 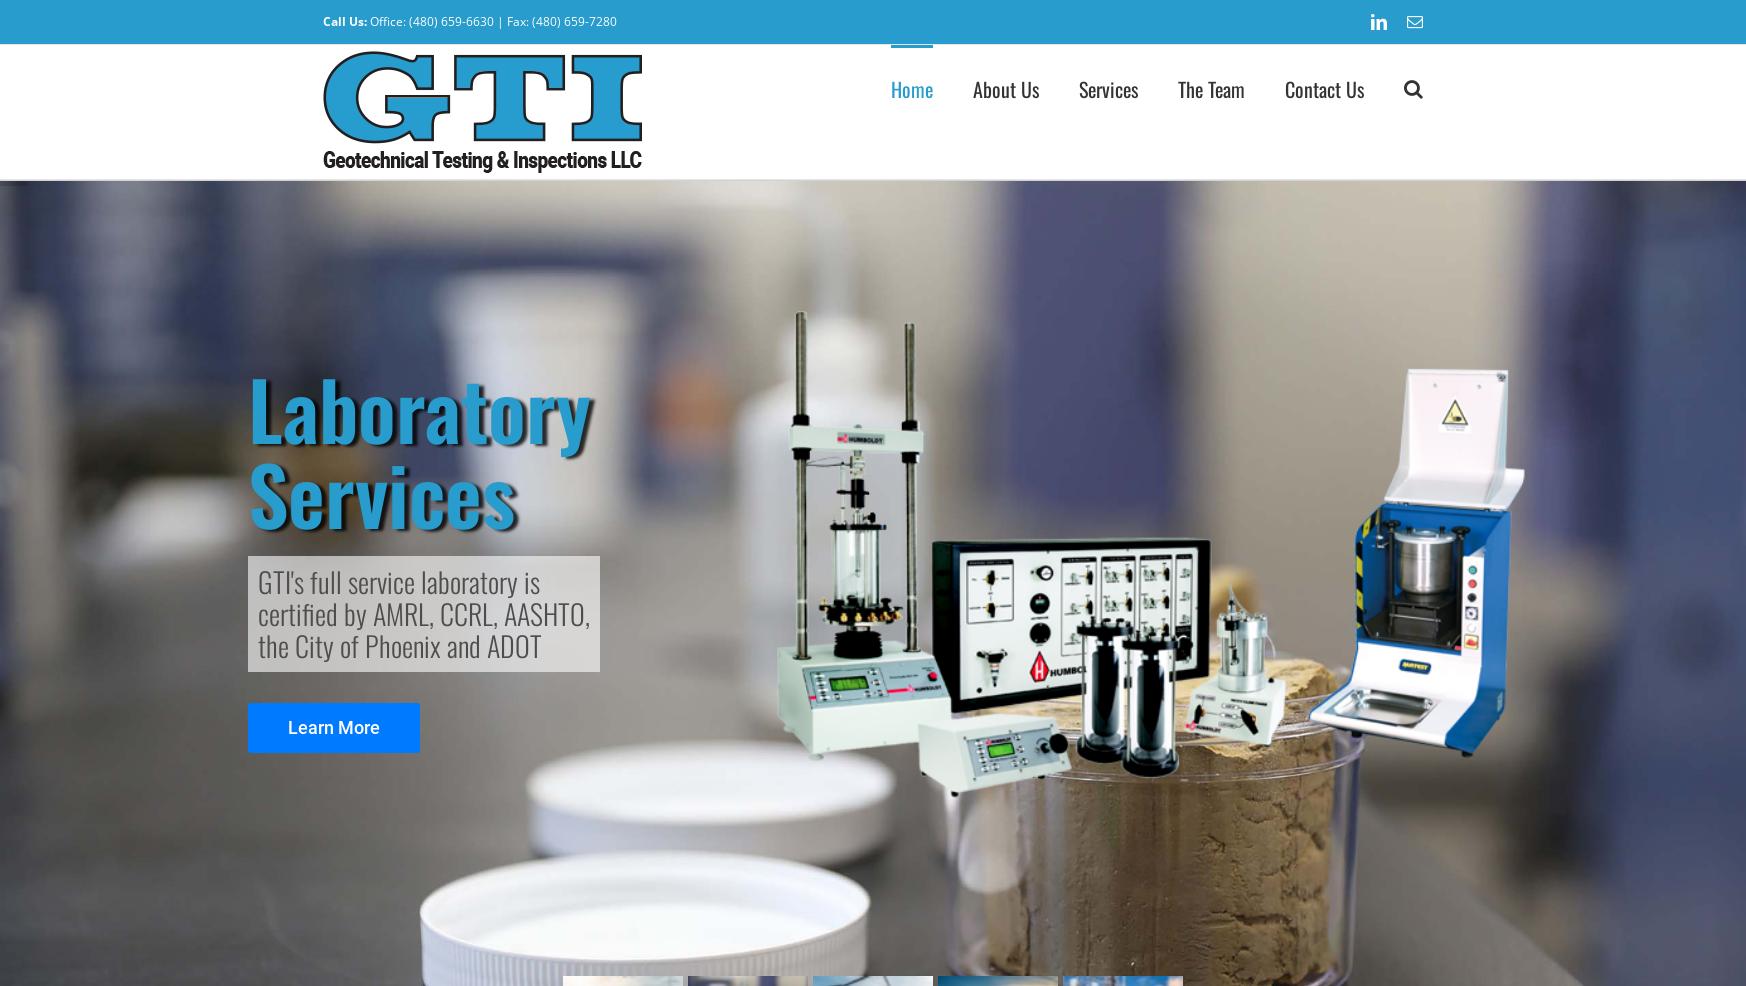 What do you see at coordinates (397, 582) in the screenshot?
I see `'GTI's full service laboratory is'` at bounding box center [397, 582].